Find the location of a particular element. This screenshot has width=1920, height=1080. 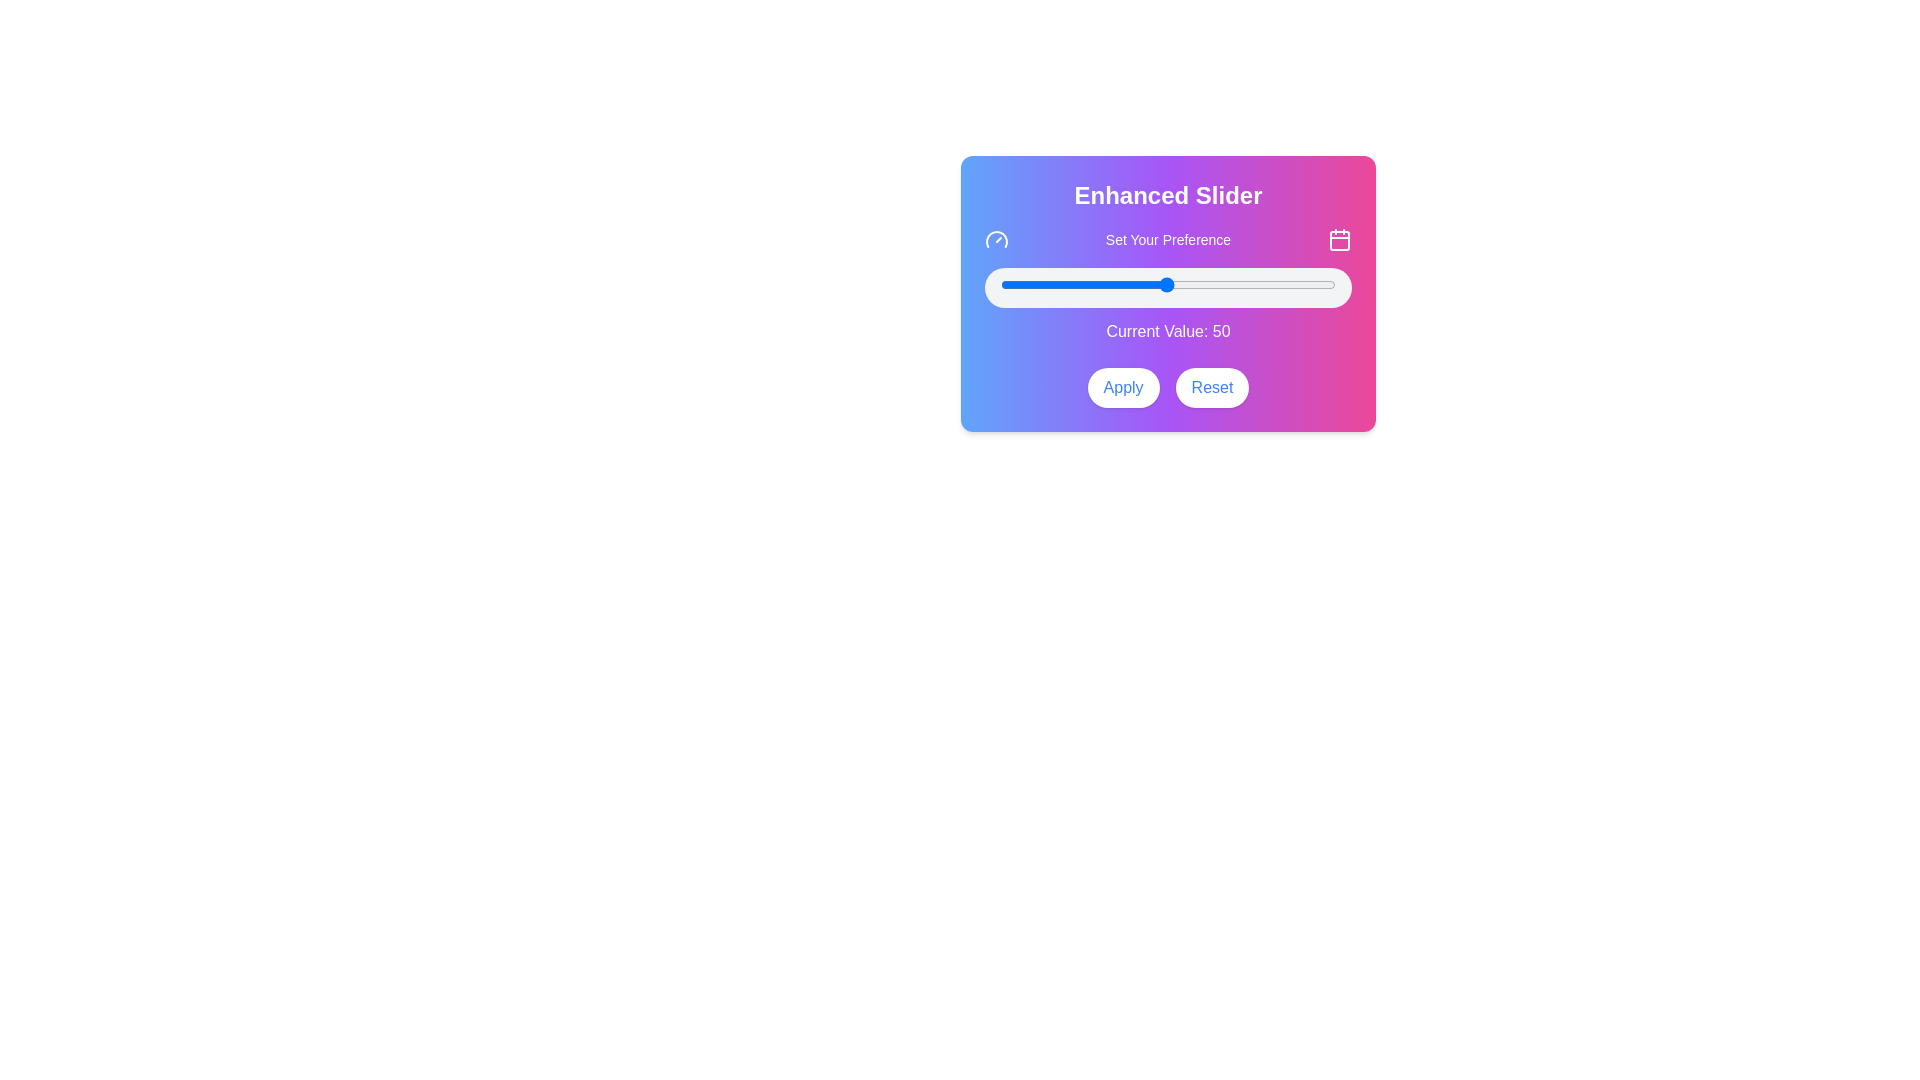

the 'Apply' button, which has rounded edges, white color with blue text, and changes to a blue background with white text when hovered is located at coordinates (1123, 388).